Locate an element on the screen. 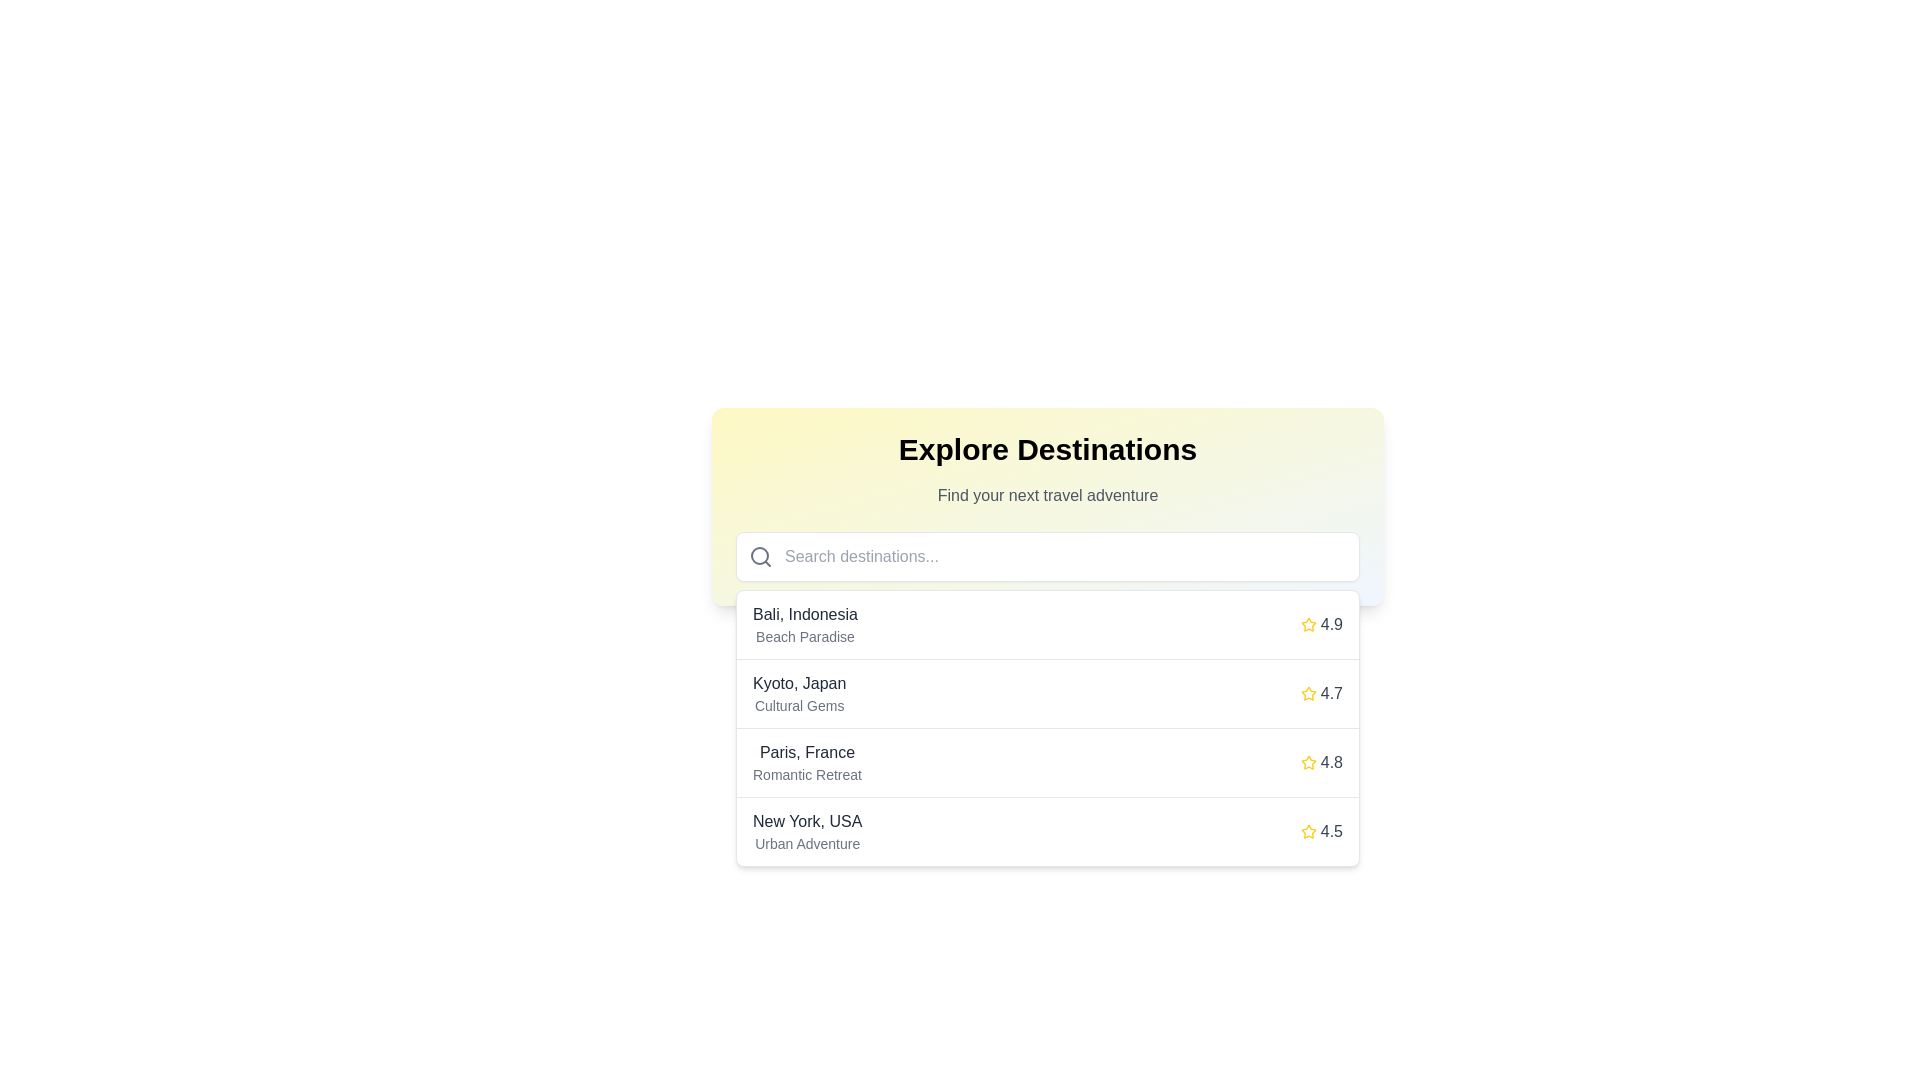  the Text block displaying 'Kyoto, Japan' and 'Cultural Gems', the second item in the list of destinations under 'Explore Destinations' is located at coordinates (798, 693).